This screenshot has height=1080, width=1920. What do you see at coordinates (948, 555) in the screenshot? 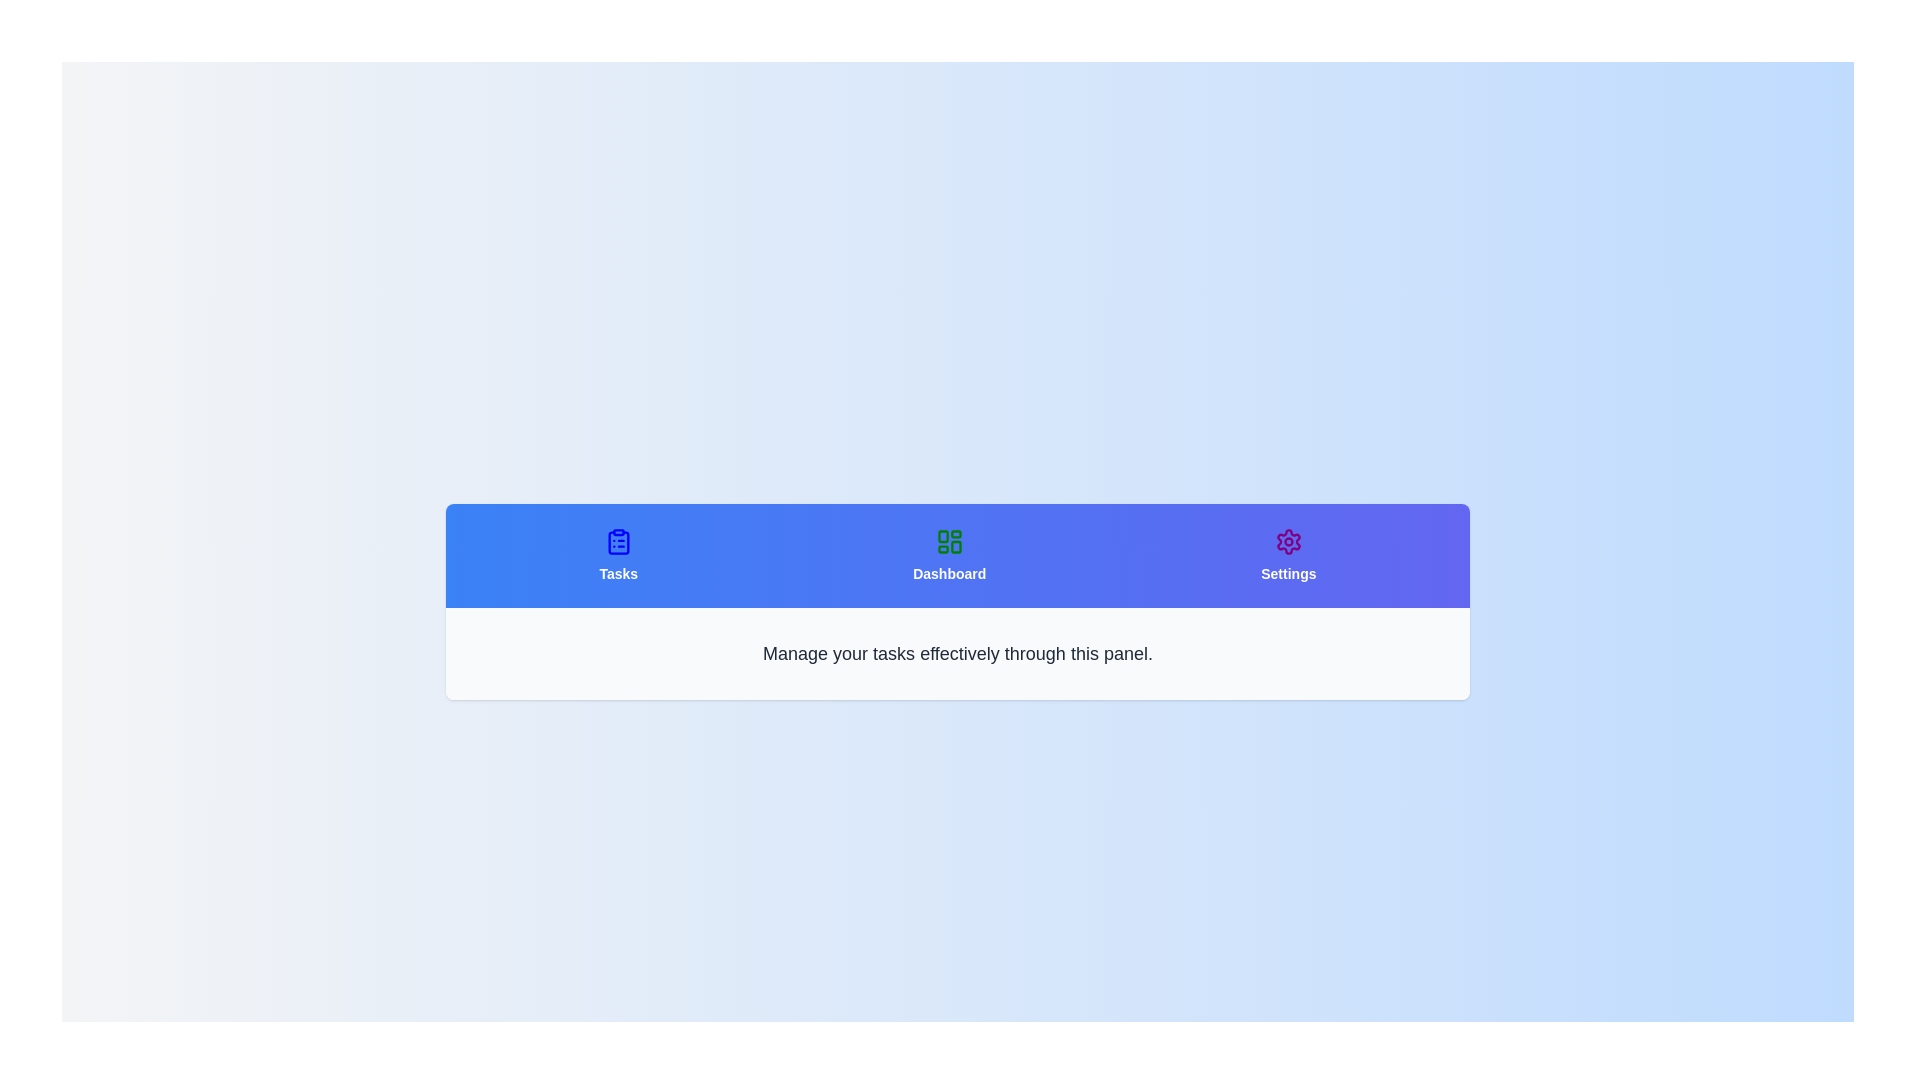
I see `the Dashboard tab by clicking on its button` at bounding box center [948, 555].